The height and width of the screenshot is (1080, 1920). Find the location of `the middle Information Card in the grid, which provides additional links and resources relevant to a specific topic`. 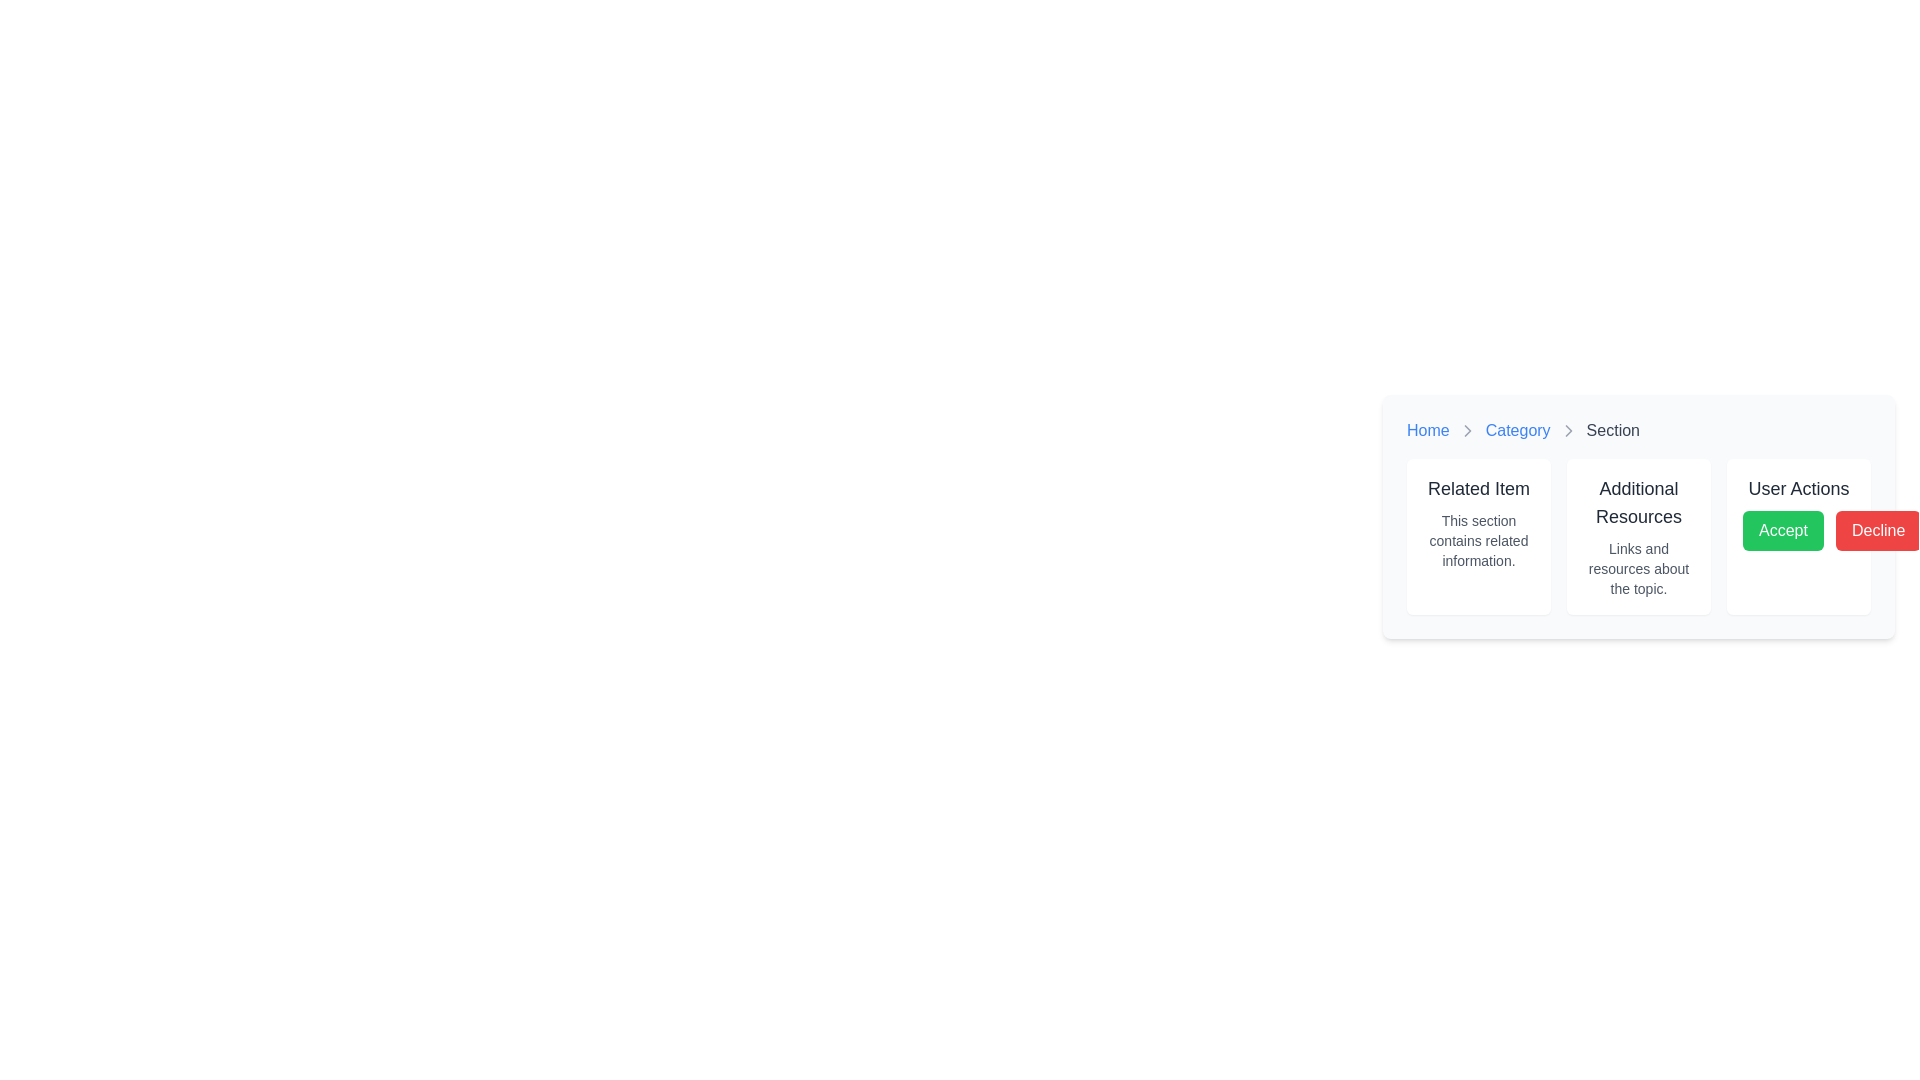

the middle Information Card in the grid, which provides additional links and resources relevant to a specific topic is located at coordinates (1638, 535).